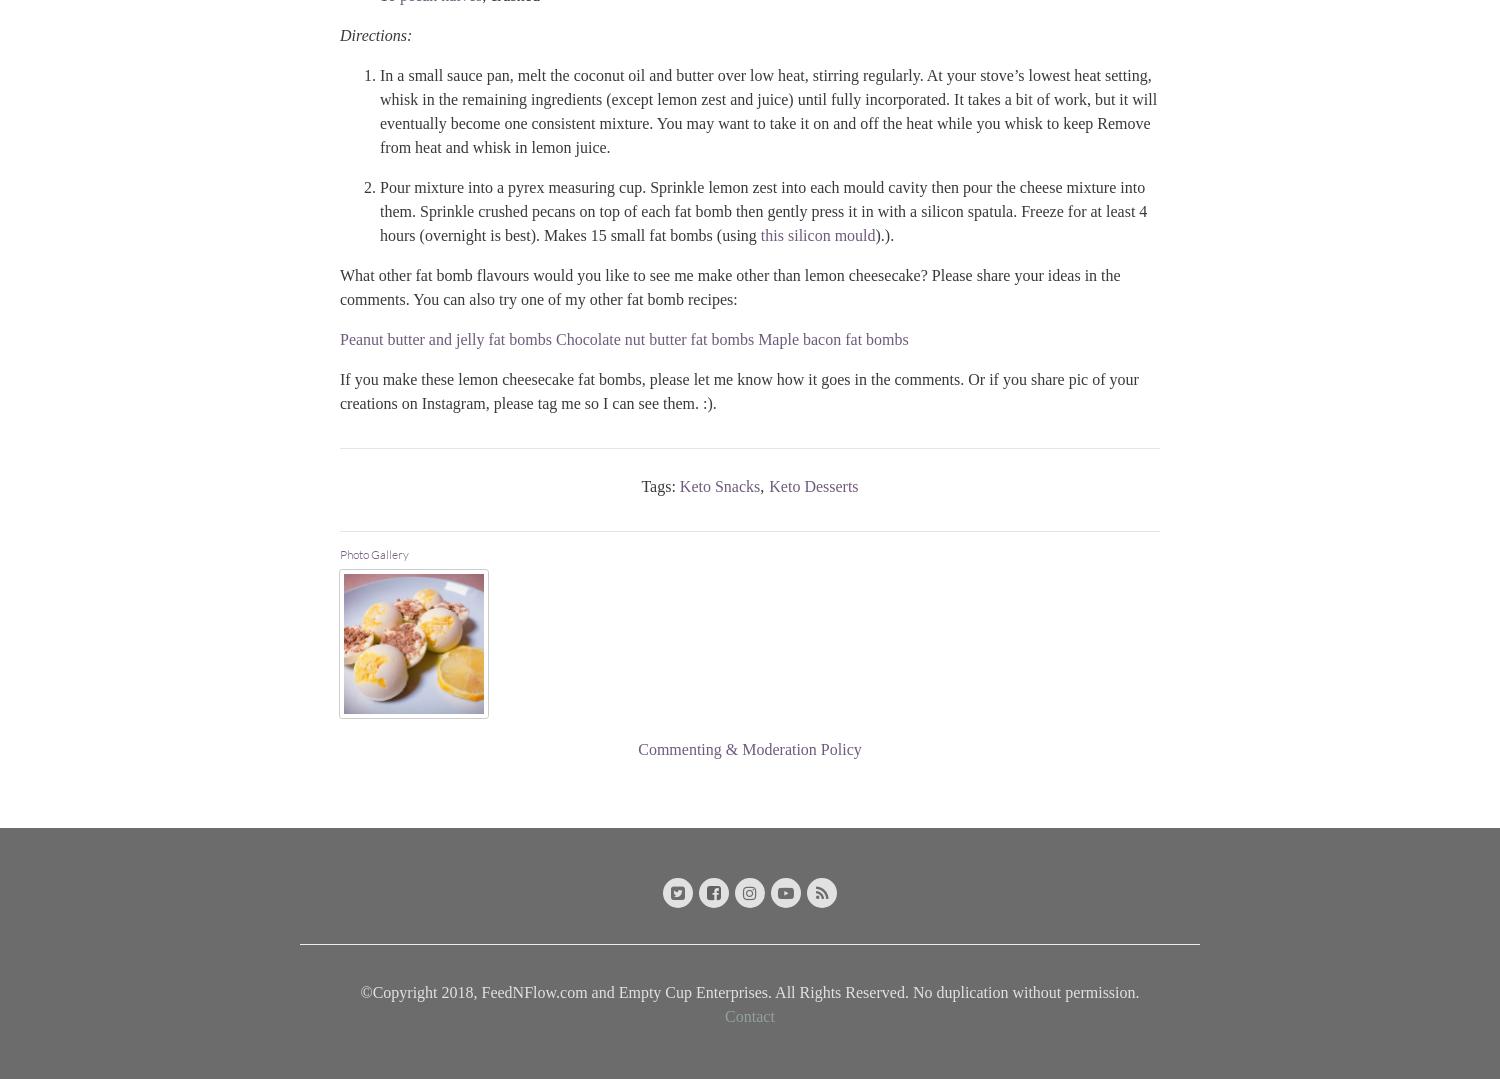  What do you see at coordinates (376, 34) in the screenshot?
I see `'Directions:'` at bounding box center [376, 34].